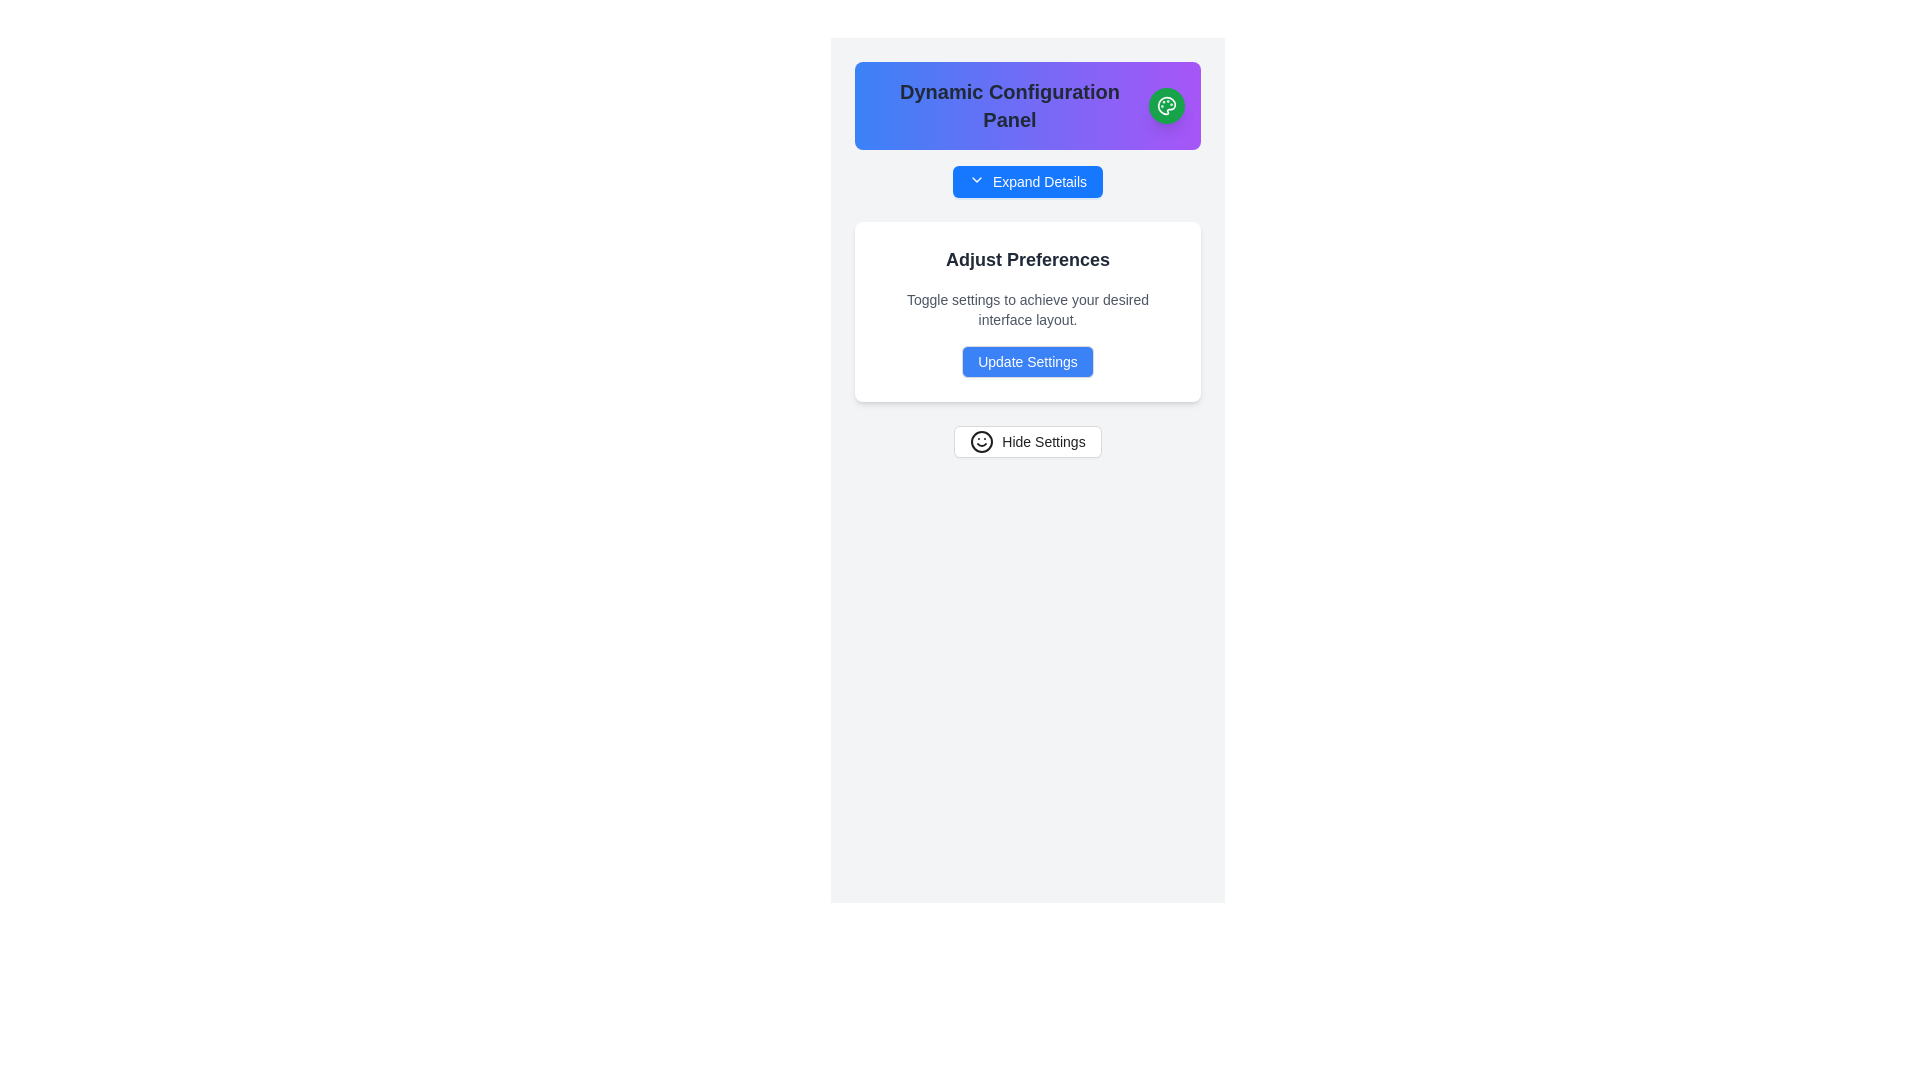 The image size is (1920, 1080). I want to click on the blue button labeled 'Update Settings' with white text, so click(1027, 362).